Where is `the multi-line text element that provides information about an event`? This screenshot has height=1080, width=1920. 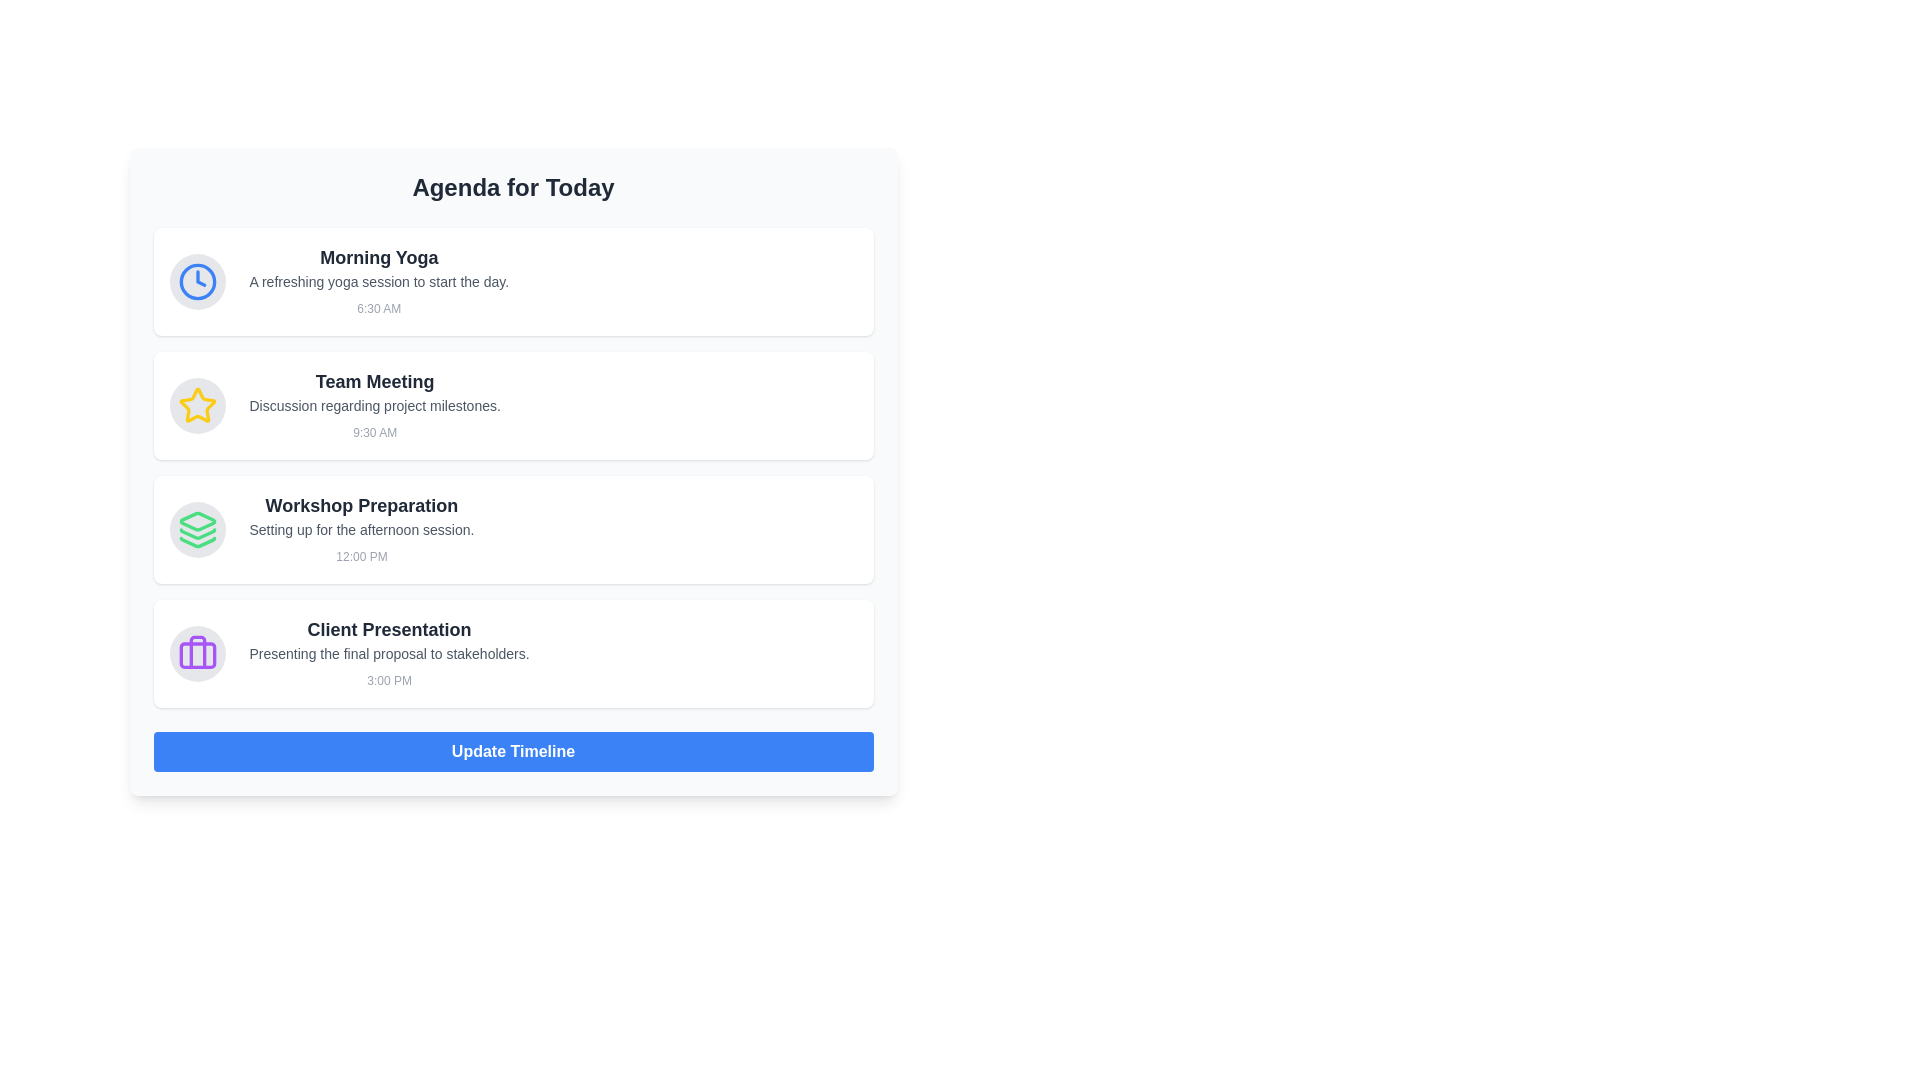 the multi-line text element that provides information about an event is located at coordinates (379, 281).